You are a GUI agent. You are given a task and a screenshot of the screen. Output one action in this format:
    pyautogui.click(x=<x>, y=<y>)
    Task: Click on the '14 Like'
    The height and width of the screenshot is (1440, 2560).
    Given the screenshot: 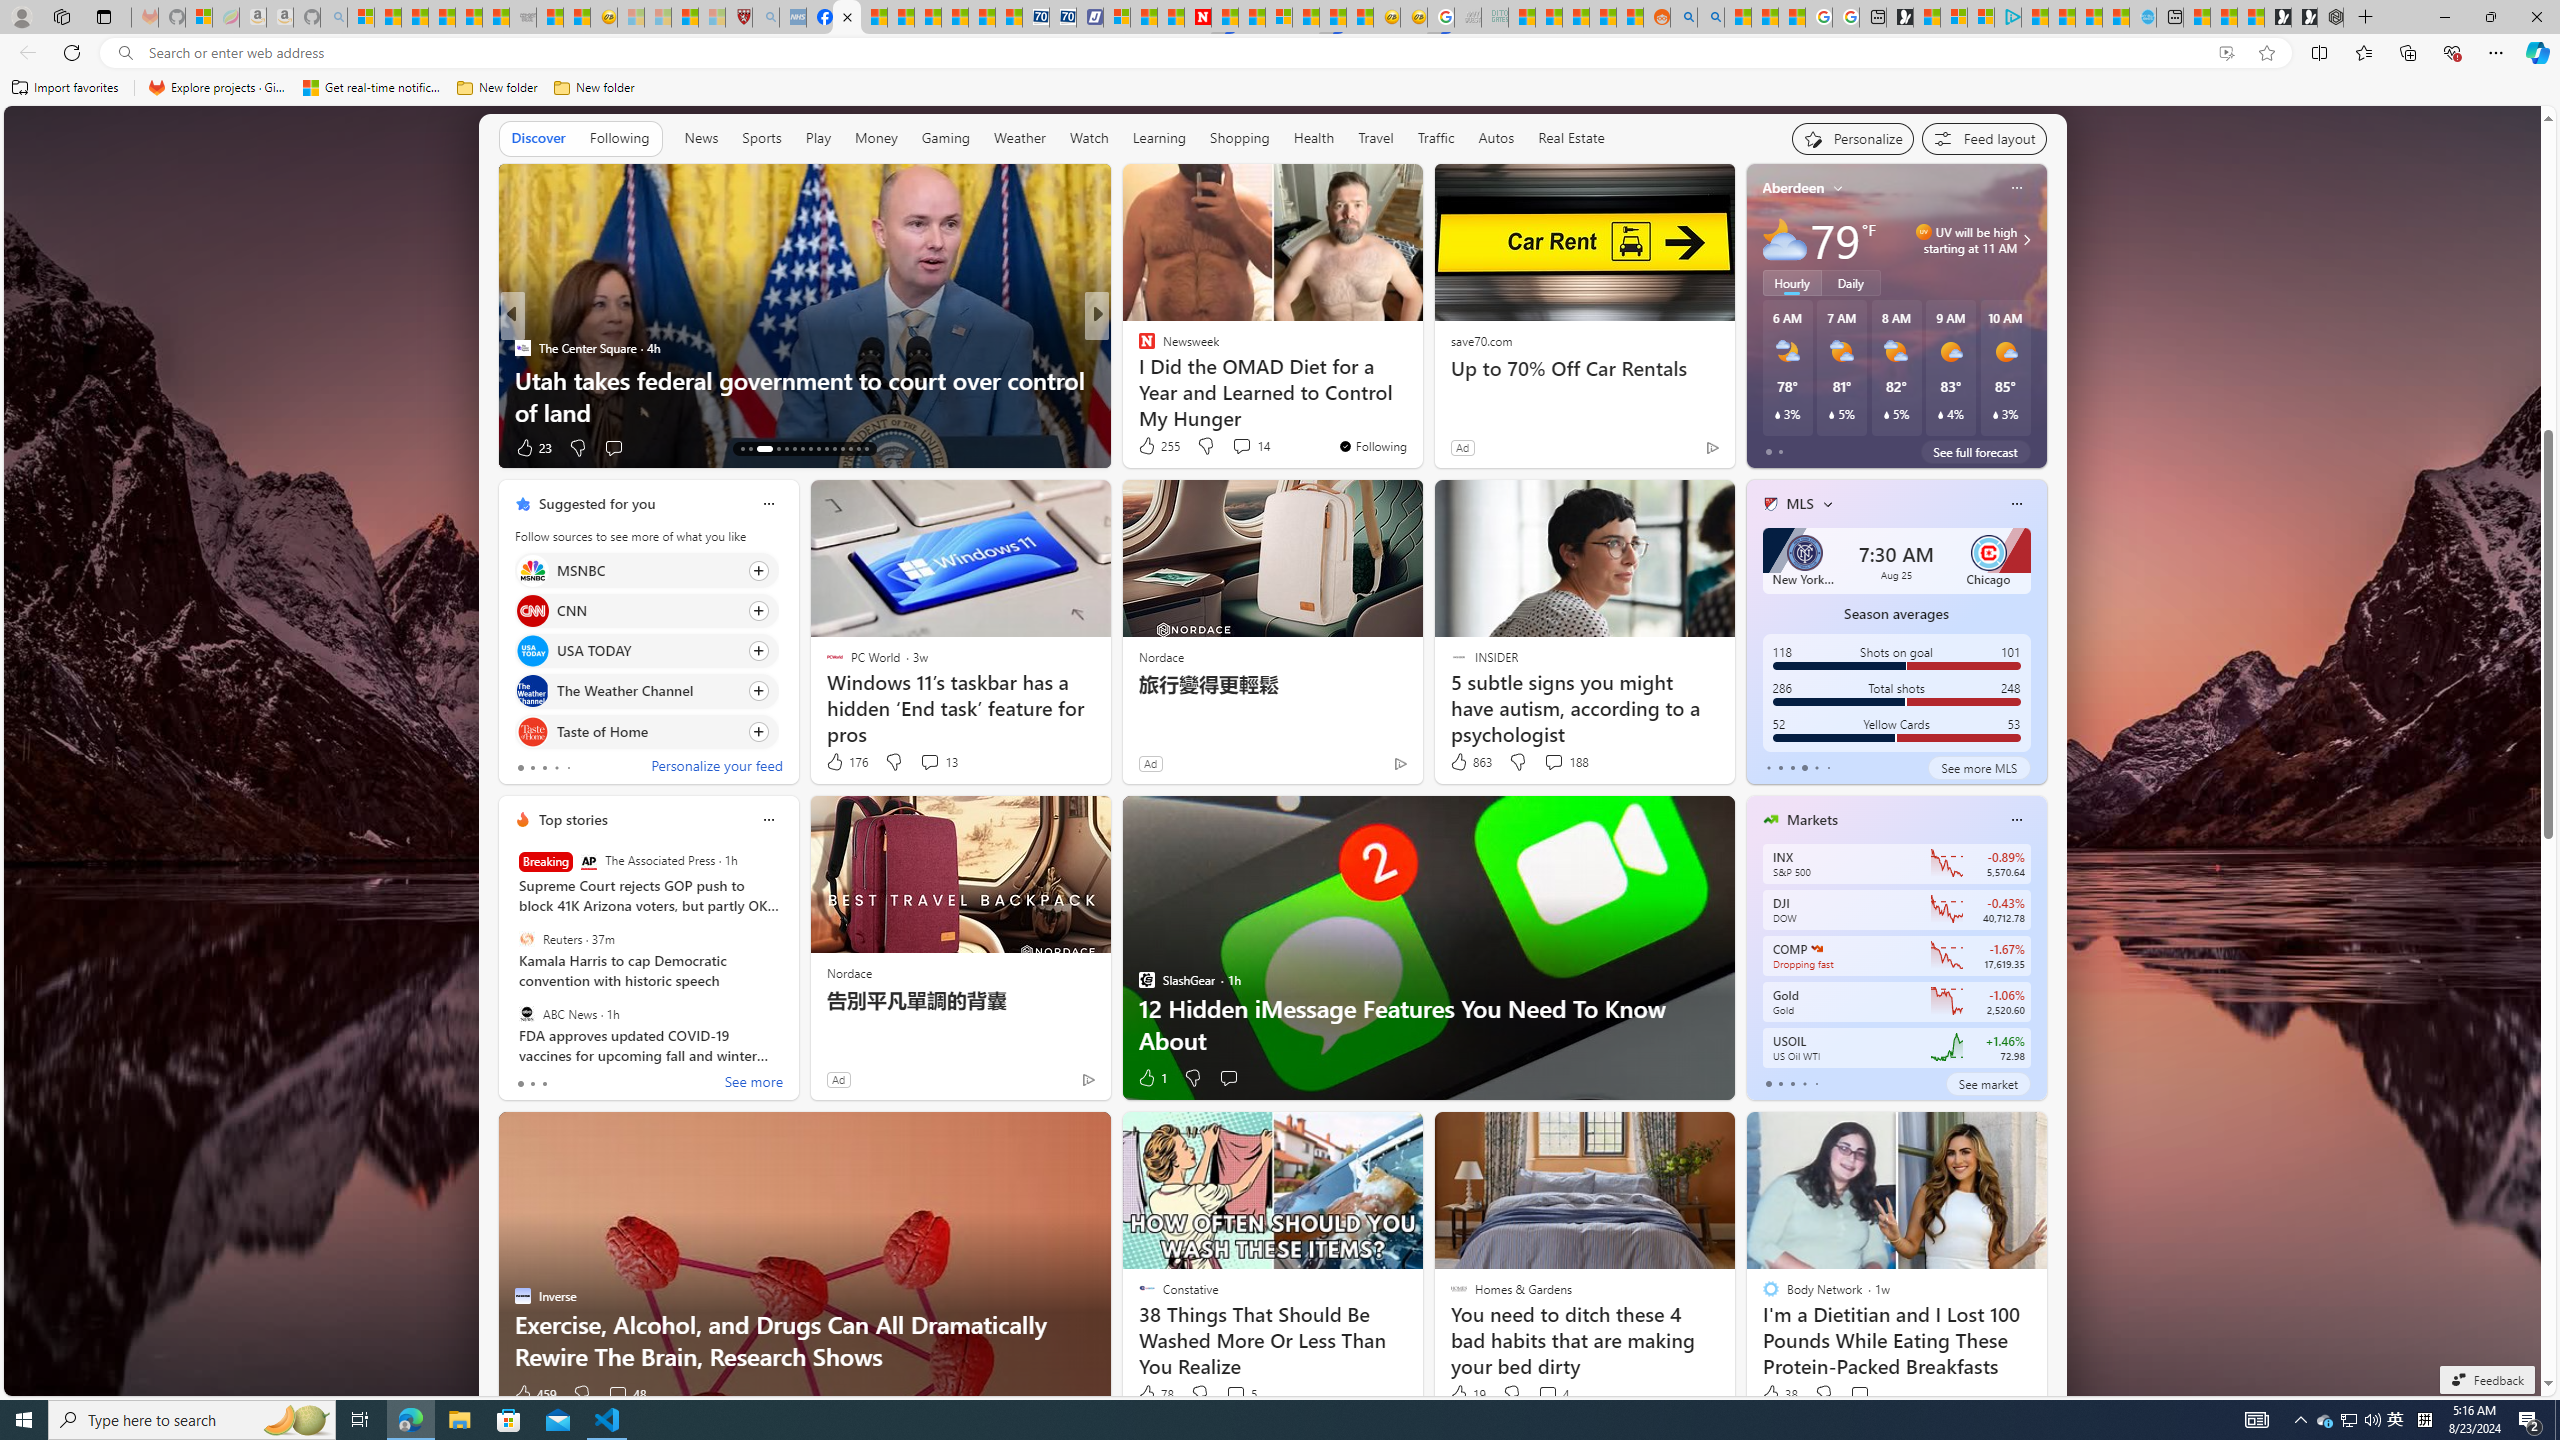 What is the action you would take?
    pyautogui.click(x=1147, y=447)
    